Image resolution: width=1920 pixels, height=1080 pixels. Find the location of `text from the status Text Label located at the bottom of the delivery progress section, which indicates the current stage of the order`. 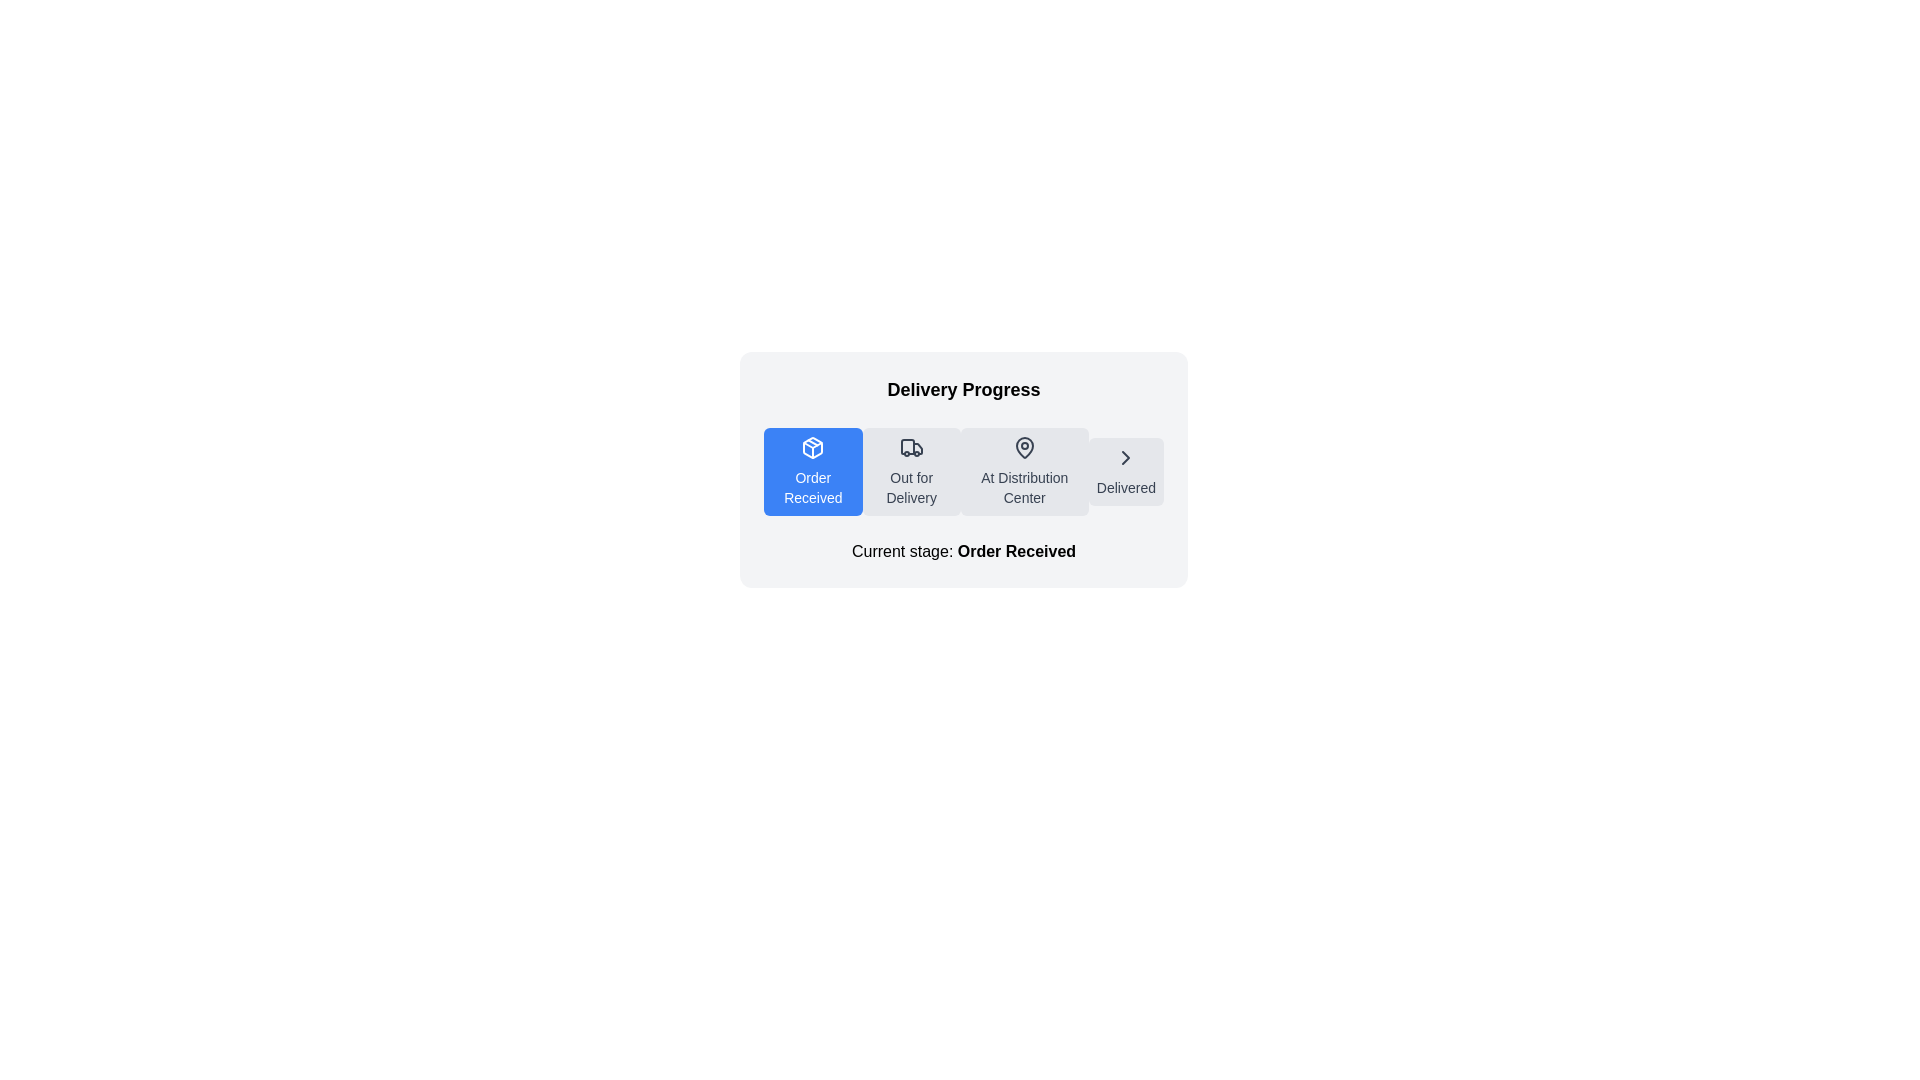

text from the status Text Label located at the bottom of the delivery progress section, which indicates the current stage of the order is located at coordinates (964, 551).